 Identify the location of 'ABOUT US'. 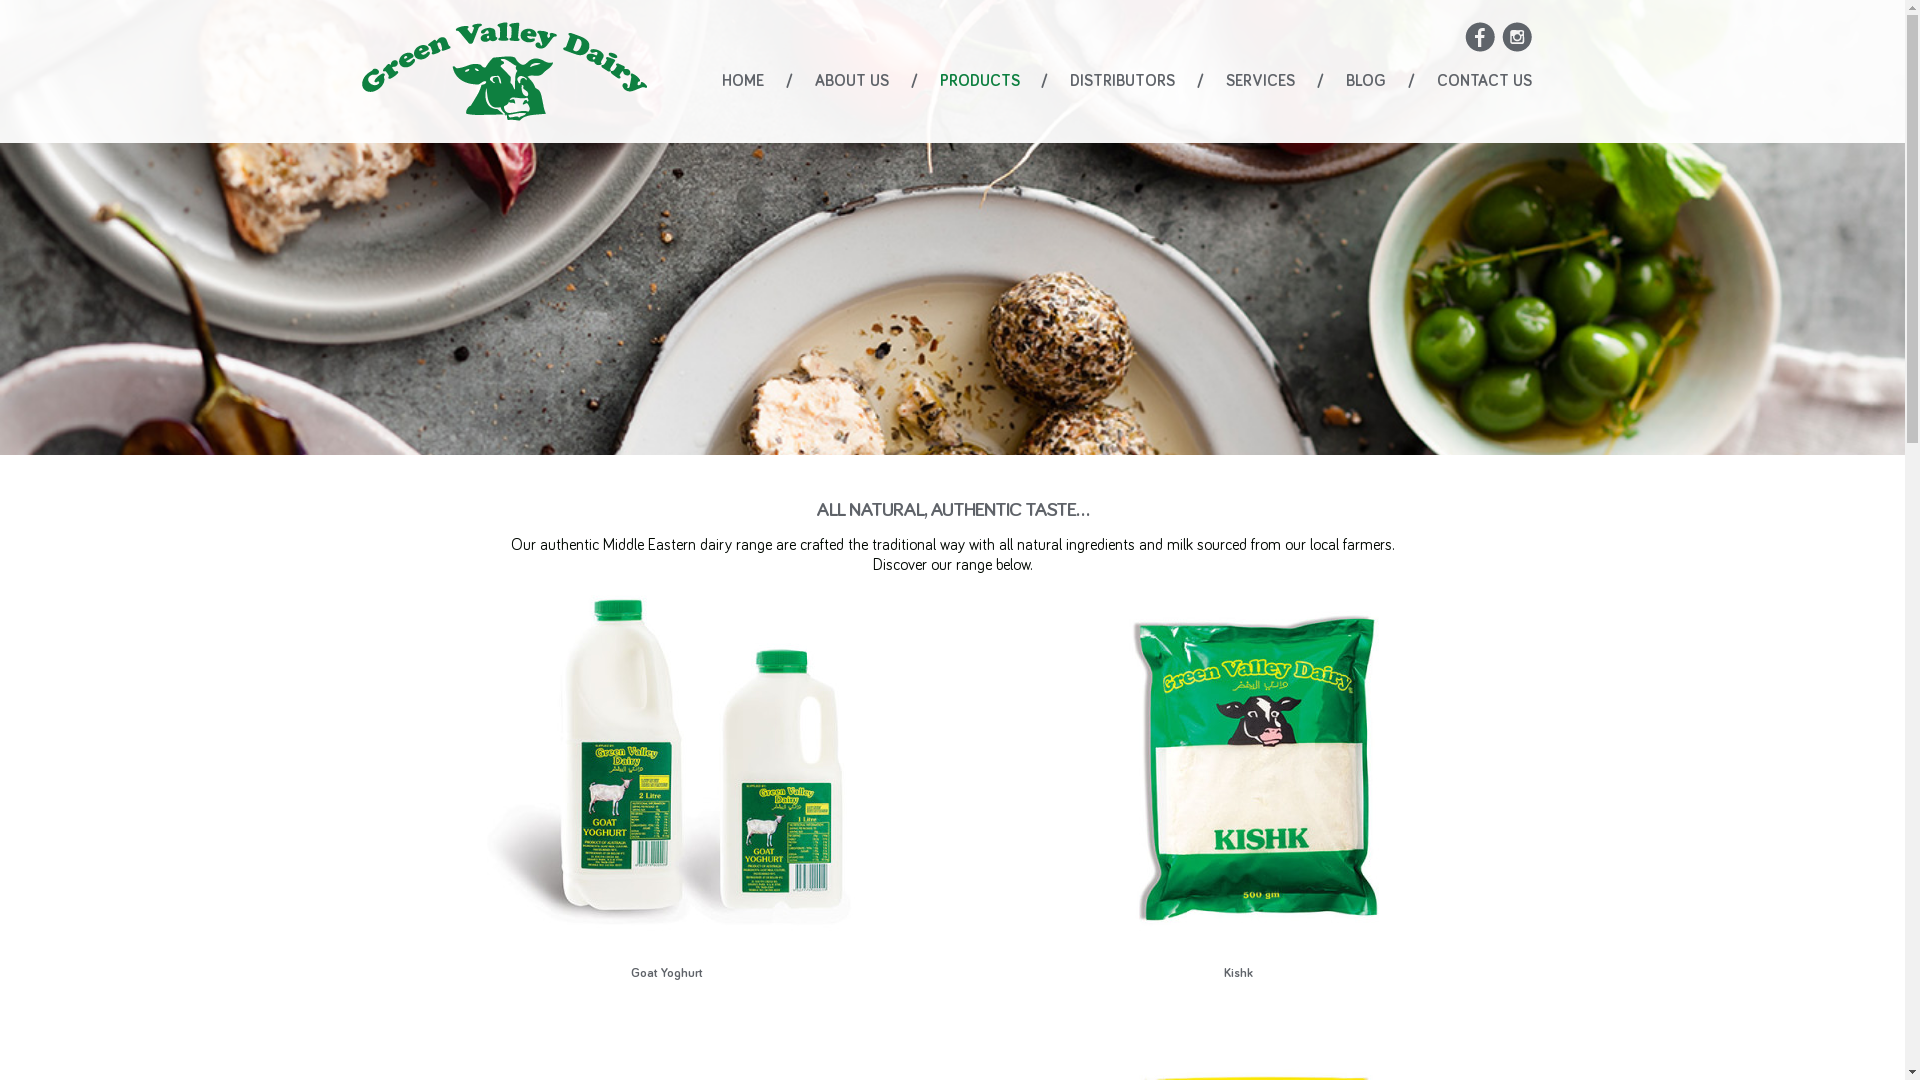
(851, 80).